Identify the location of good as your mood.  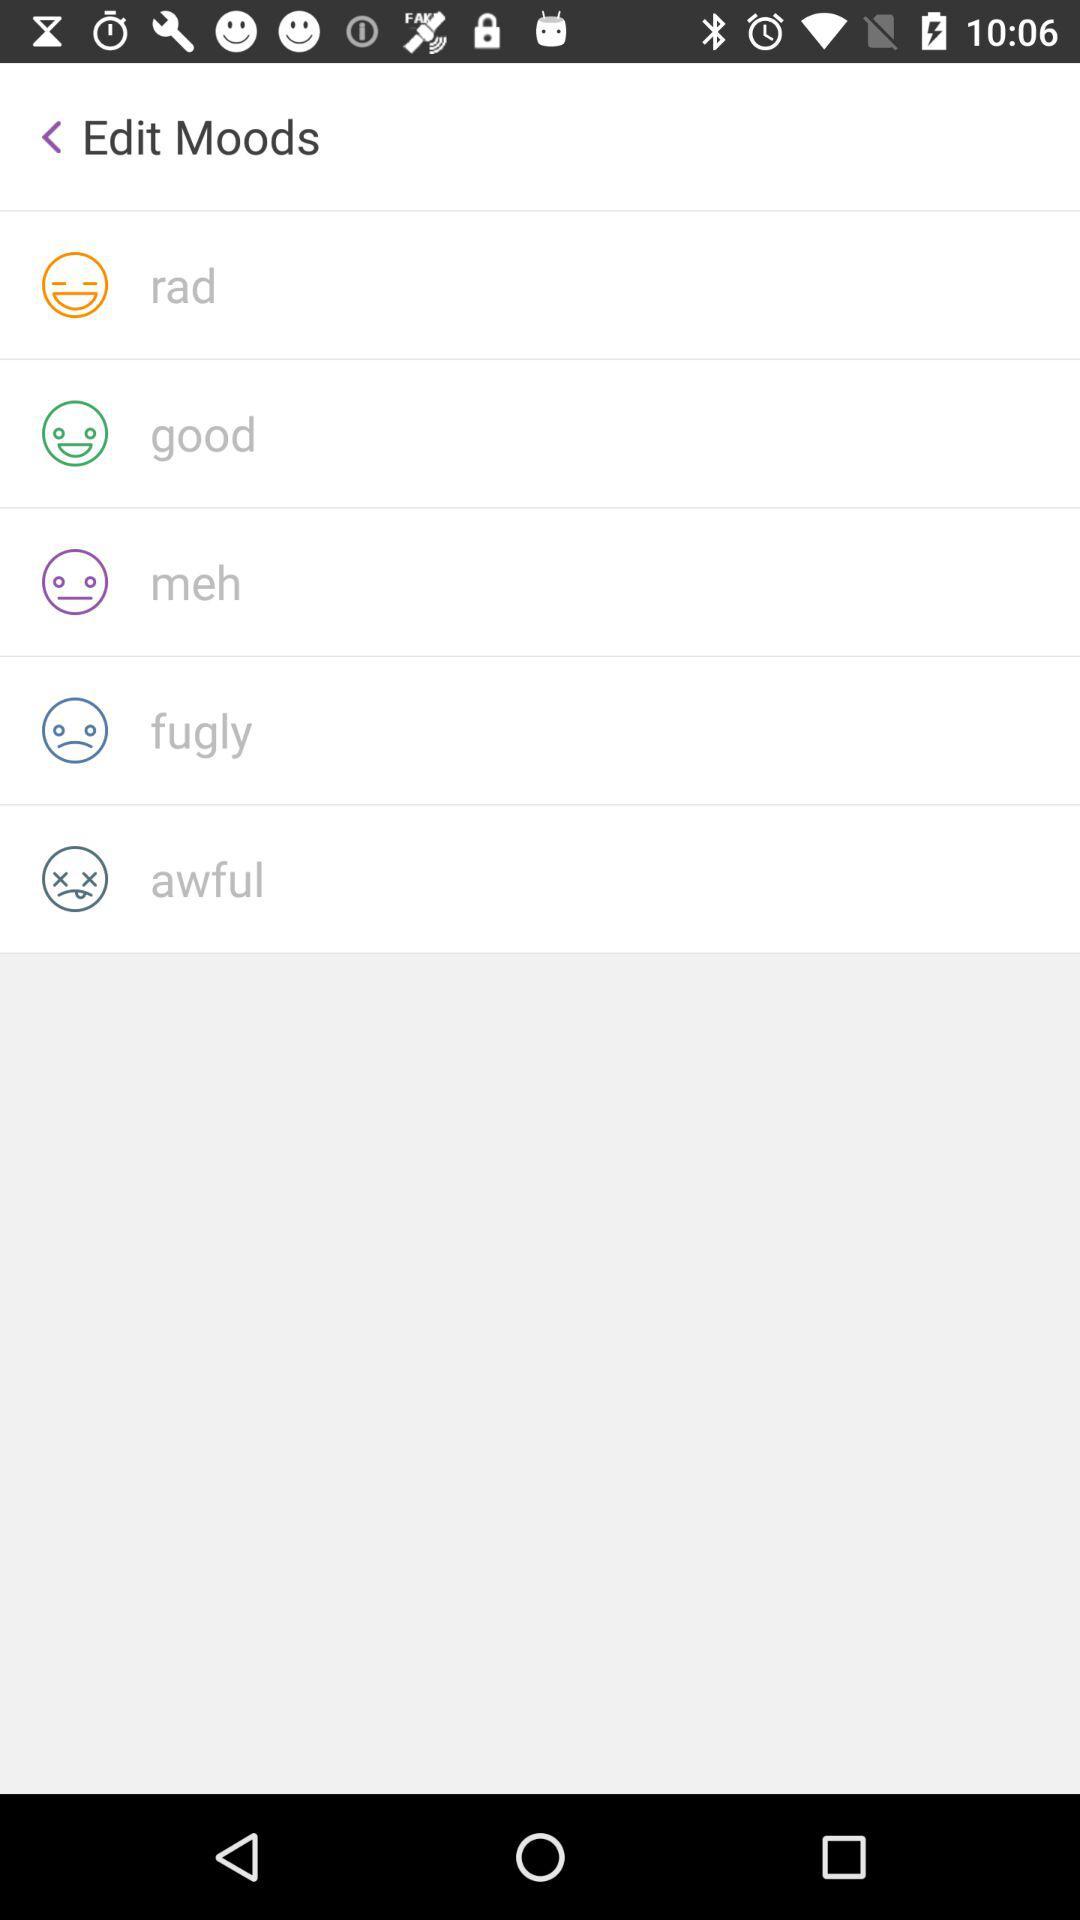
(613, 432).